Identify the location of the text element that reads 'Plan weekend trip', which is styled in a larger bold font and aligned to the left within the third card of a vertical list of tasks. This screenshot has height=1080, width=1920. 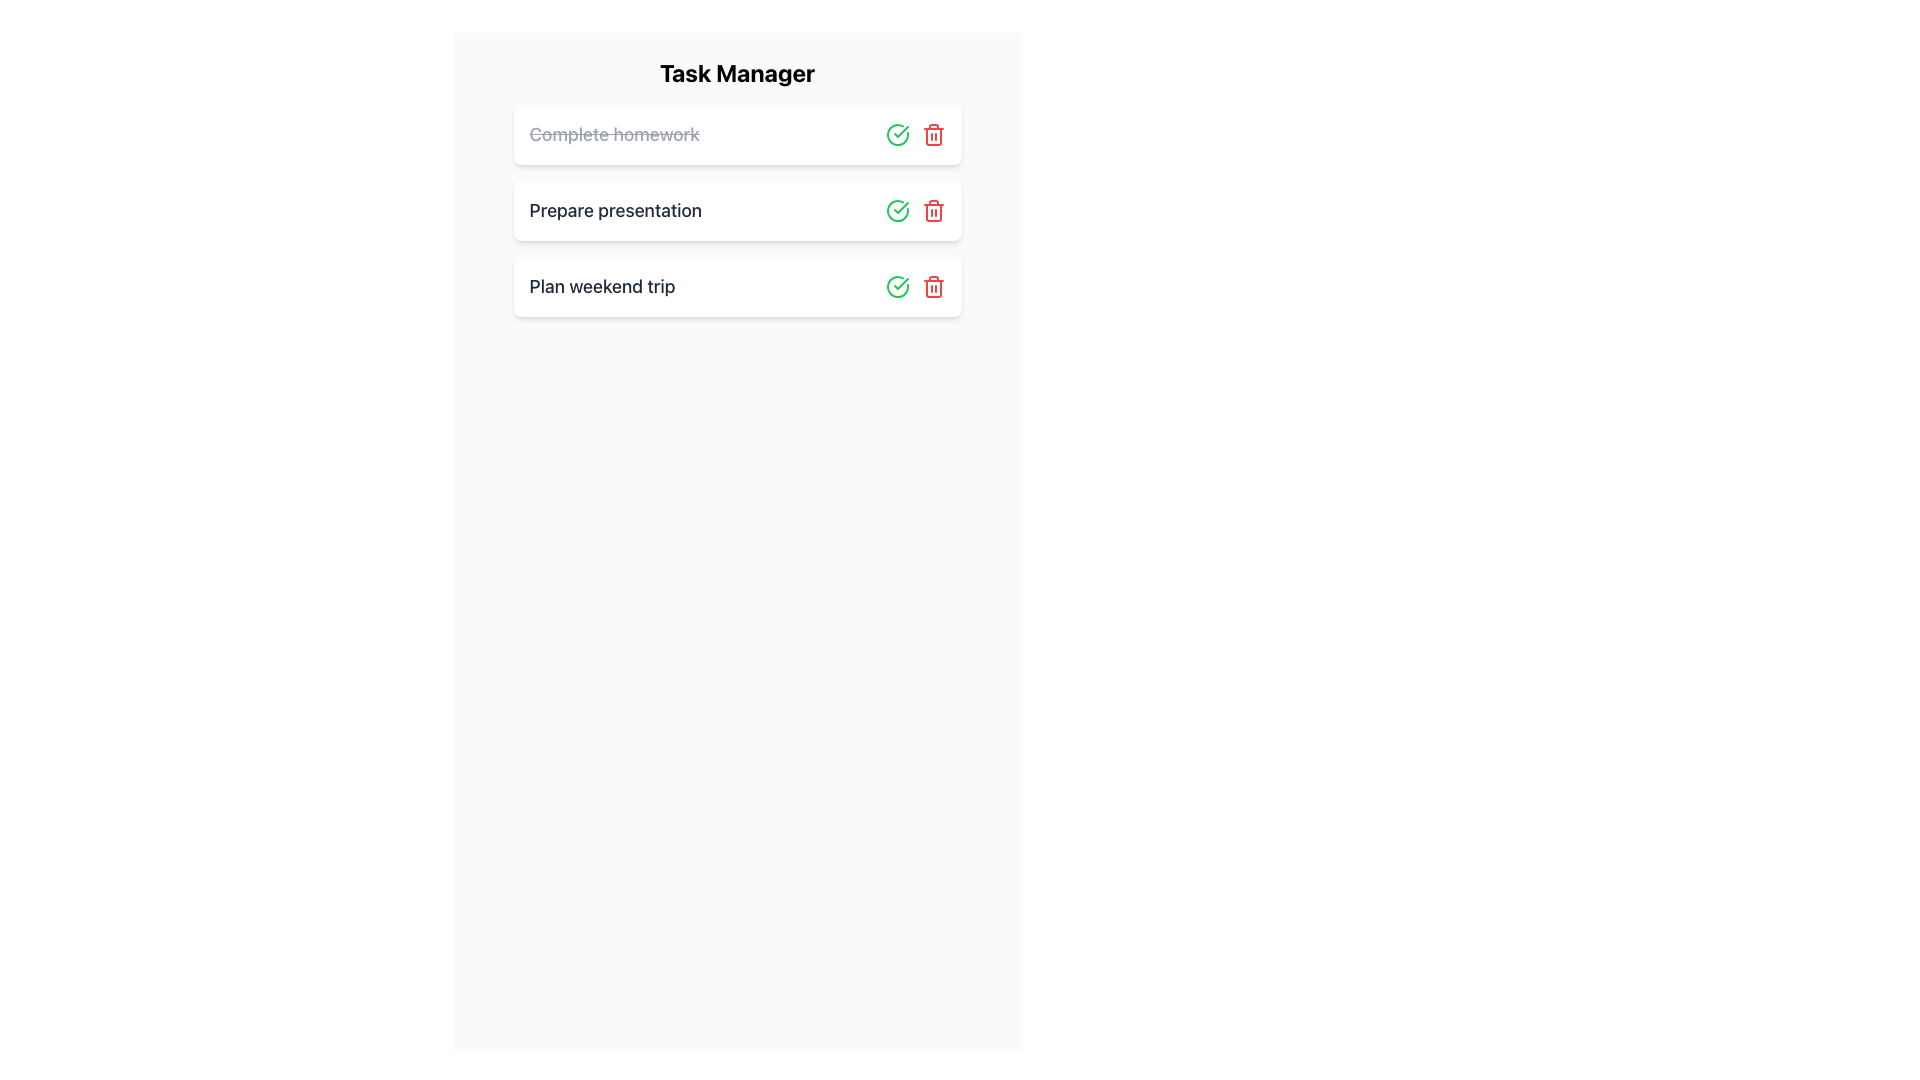
(601, 286).